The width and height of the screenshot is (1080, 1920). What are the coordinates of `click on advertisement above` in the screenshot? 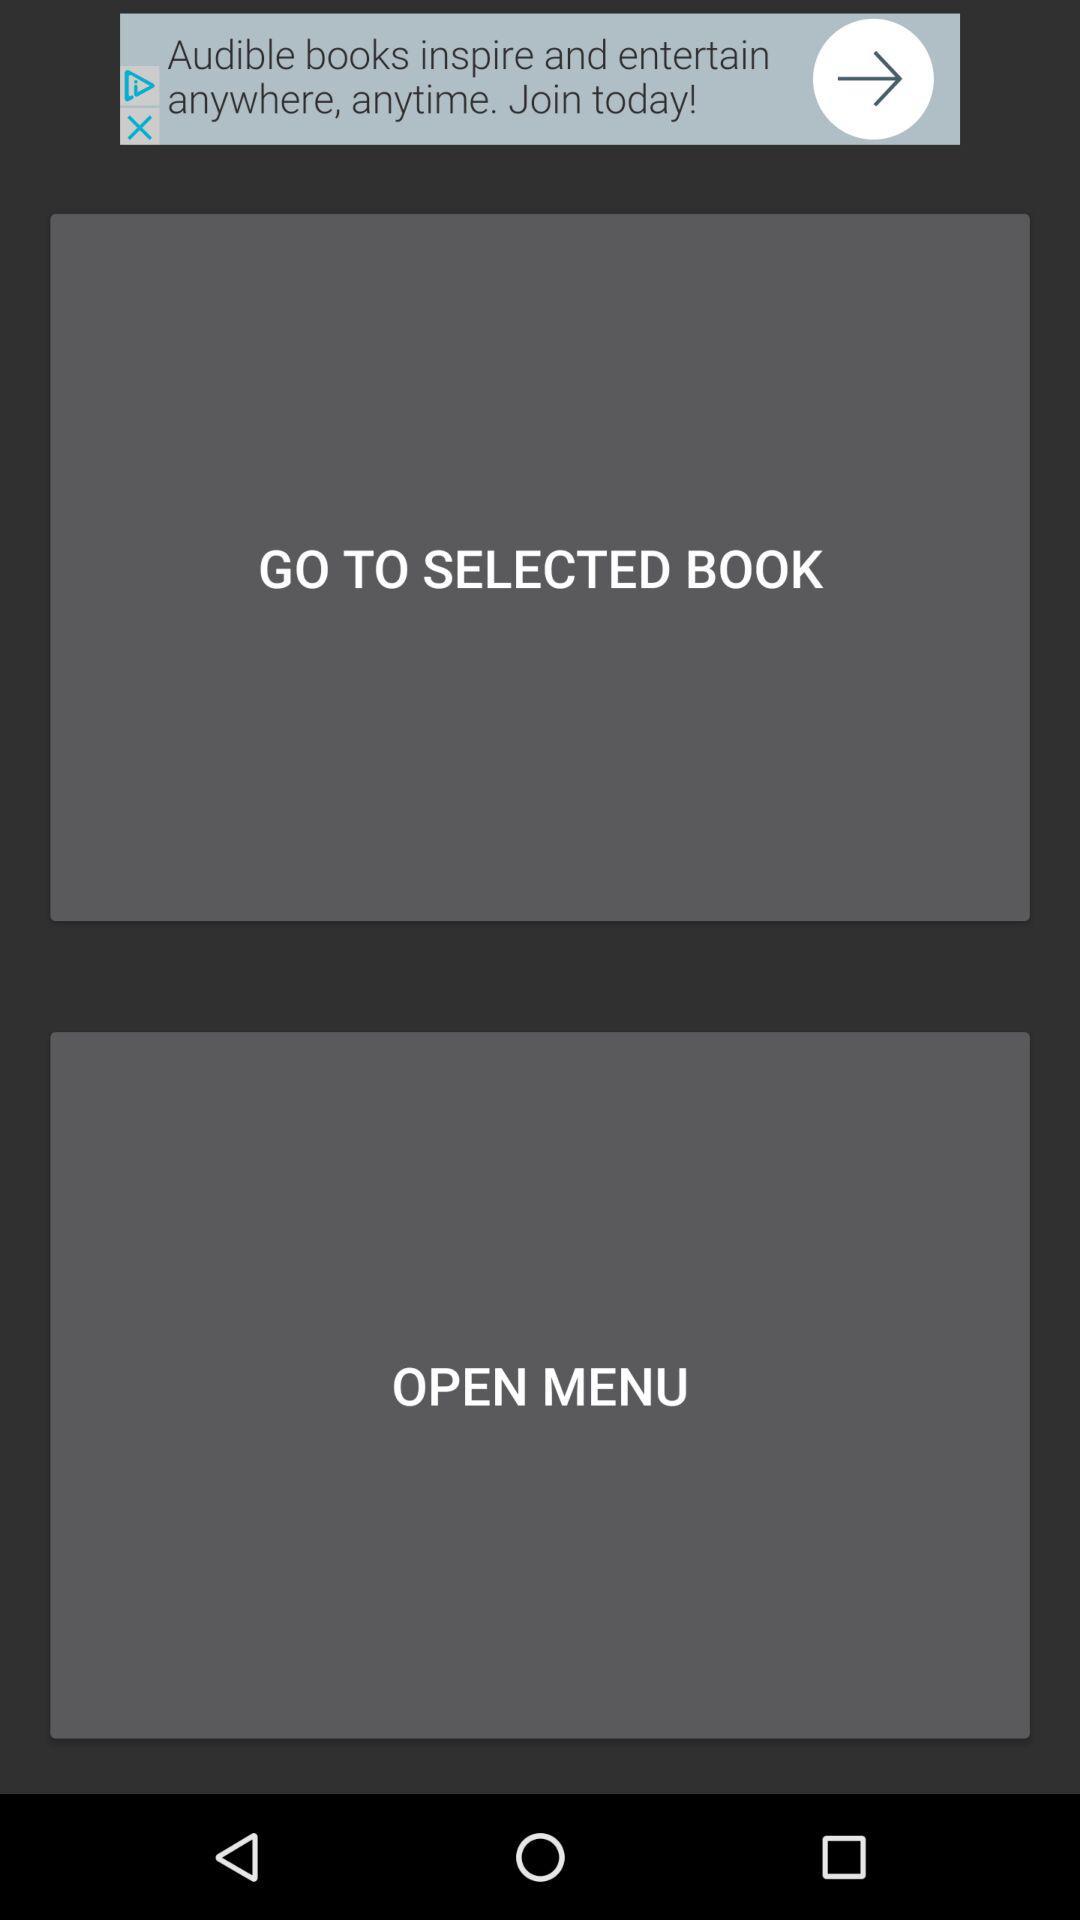 It's located at (540, 79).